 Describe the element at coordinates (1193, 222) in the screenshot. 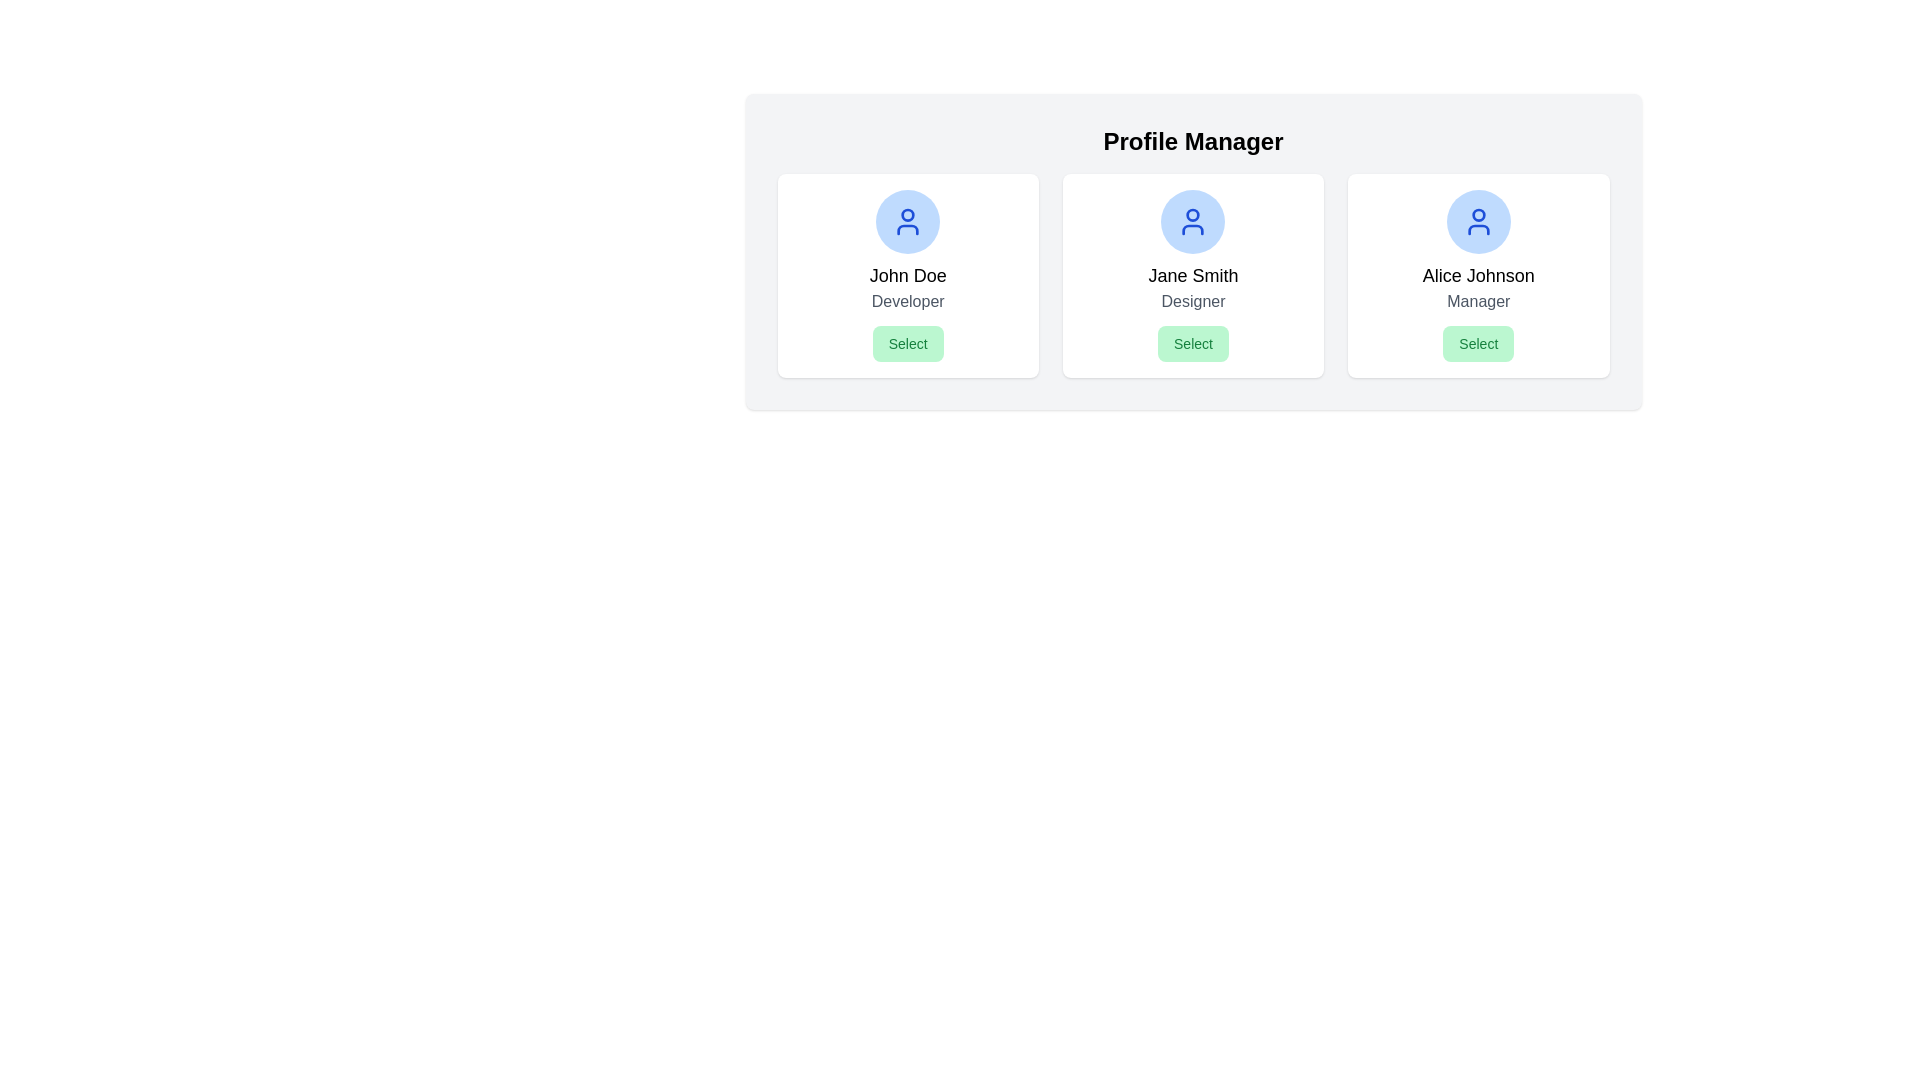

I see `the 'Jane Smith' profile icon located at the top center of the profile card` at that location.